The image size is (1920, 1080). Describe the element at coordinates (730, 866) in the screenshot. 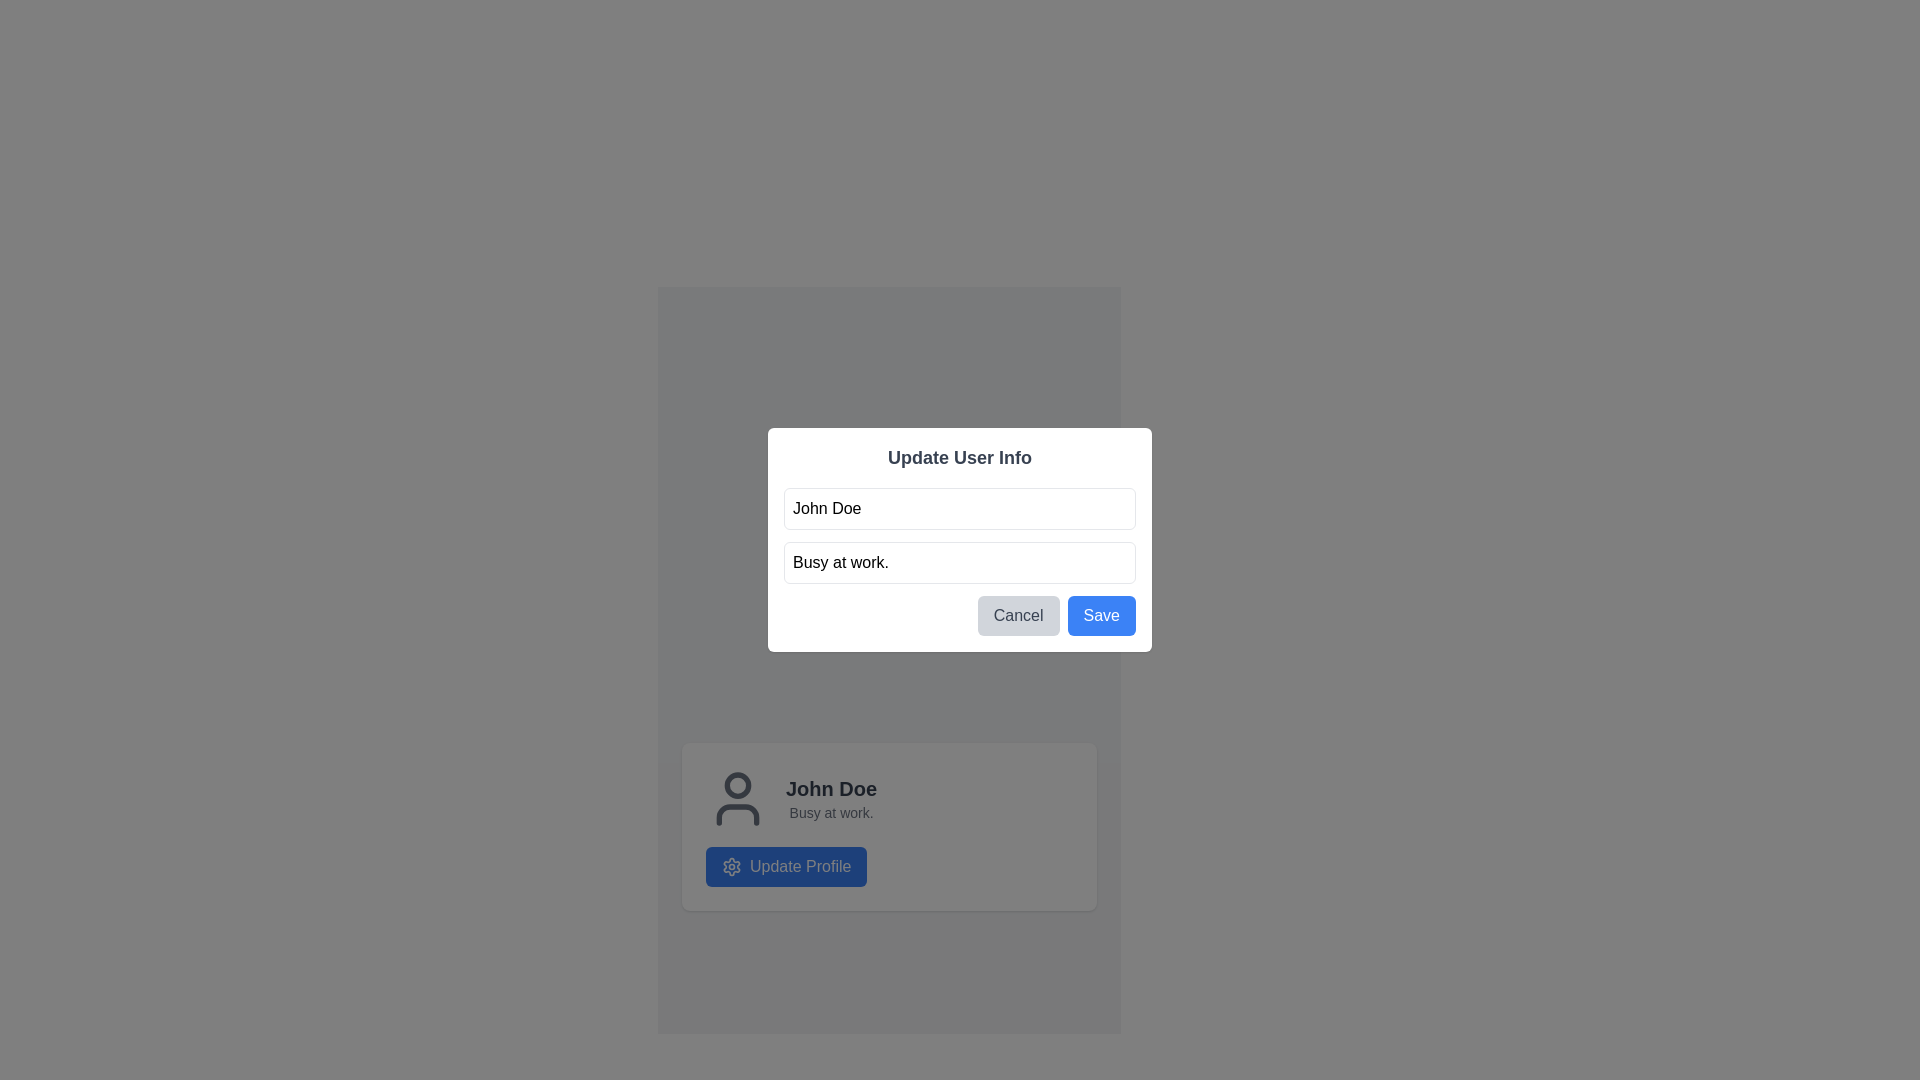

I see `the cog icon integrated into the 'Update Profile' button located at the bottom of the user information card to initiate the profile update process` at that location.